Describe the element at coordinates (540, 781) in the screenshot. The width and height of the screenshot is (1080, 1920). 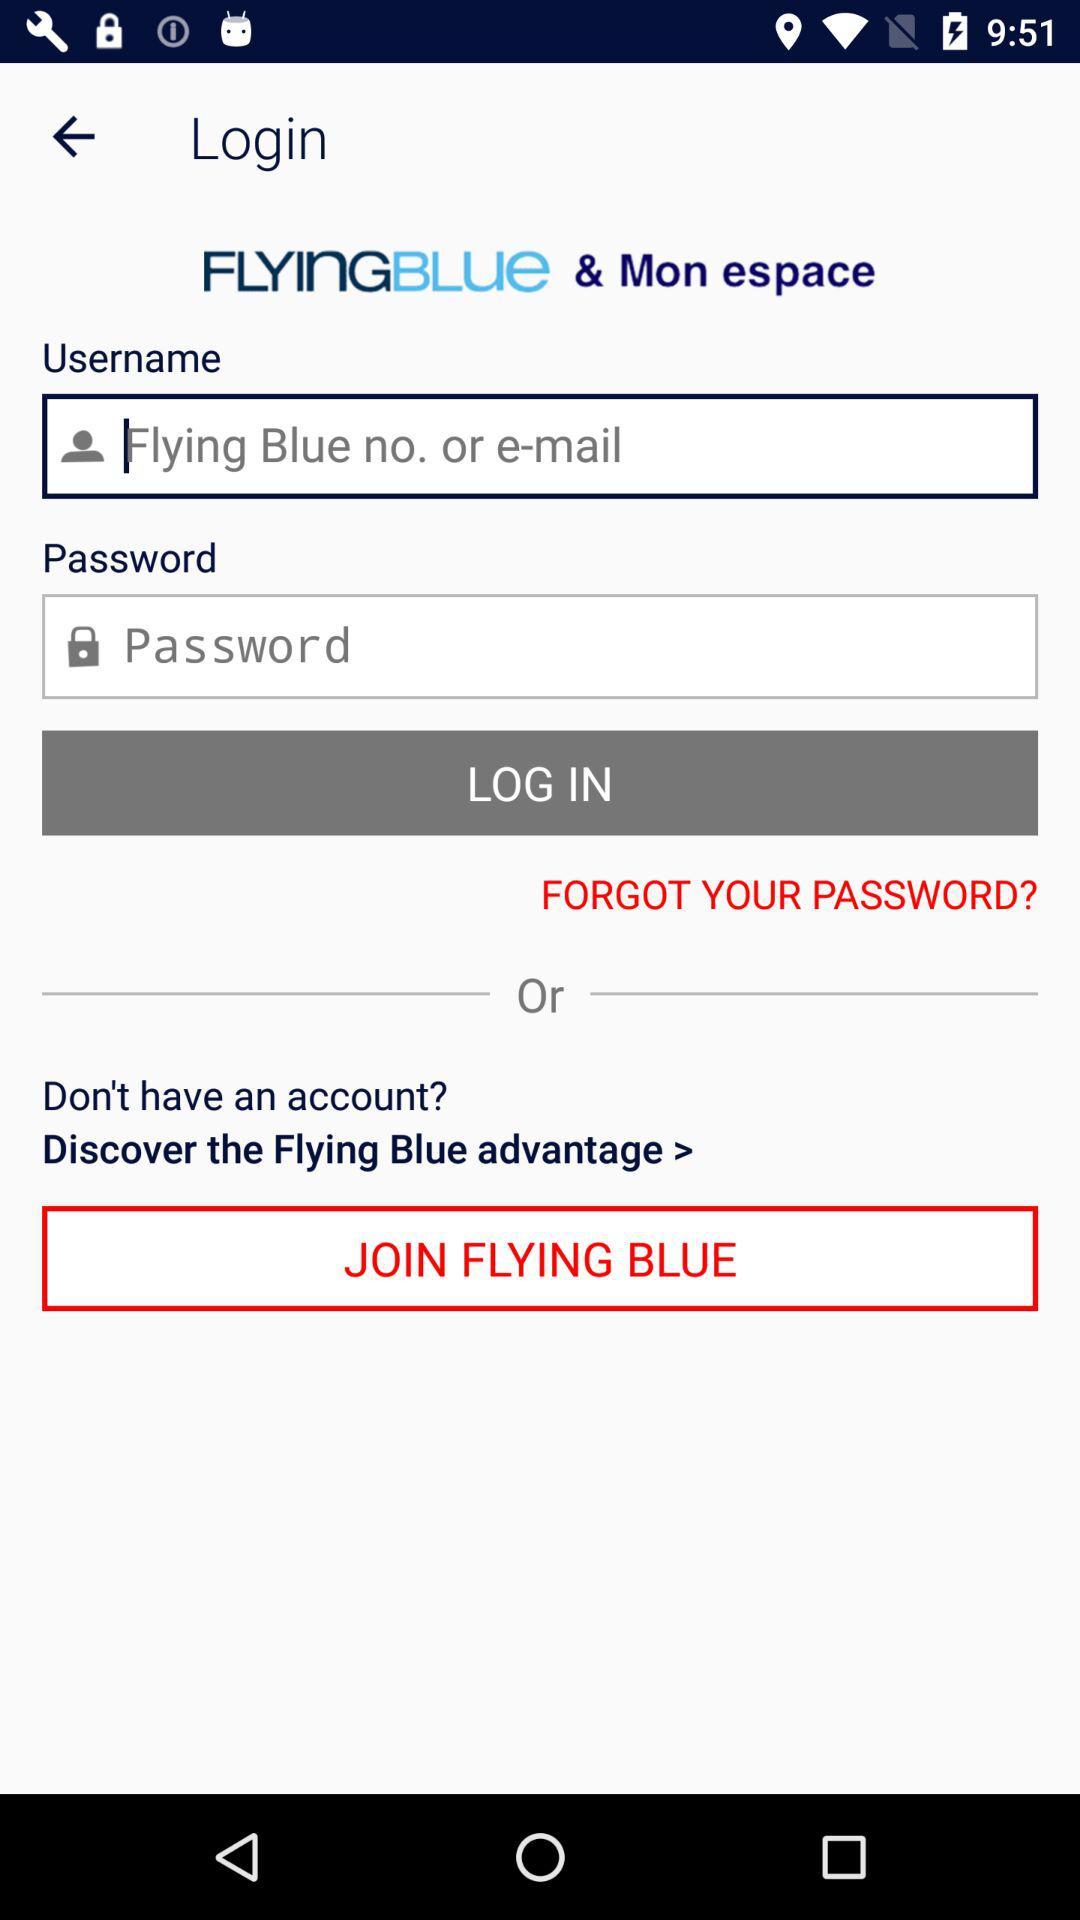
I see `the log in` at that location.